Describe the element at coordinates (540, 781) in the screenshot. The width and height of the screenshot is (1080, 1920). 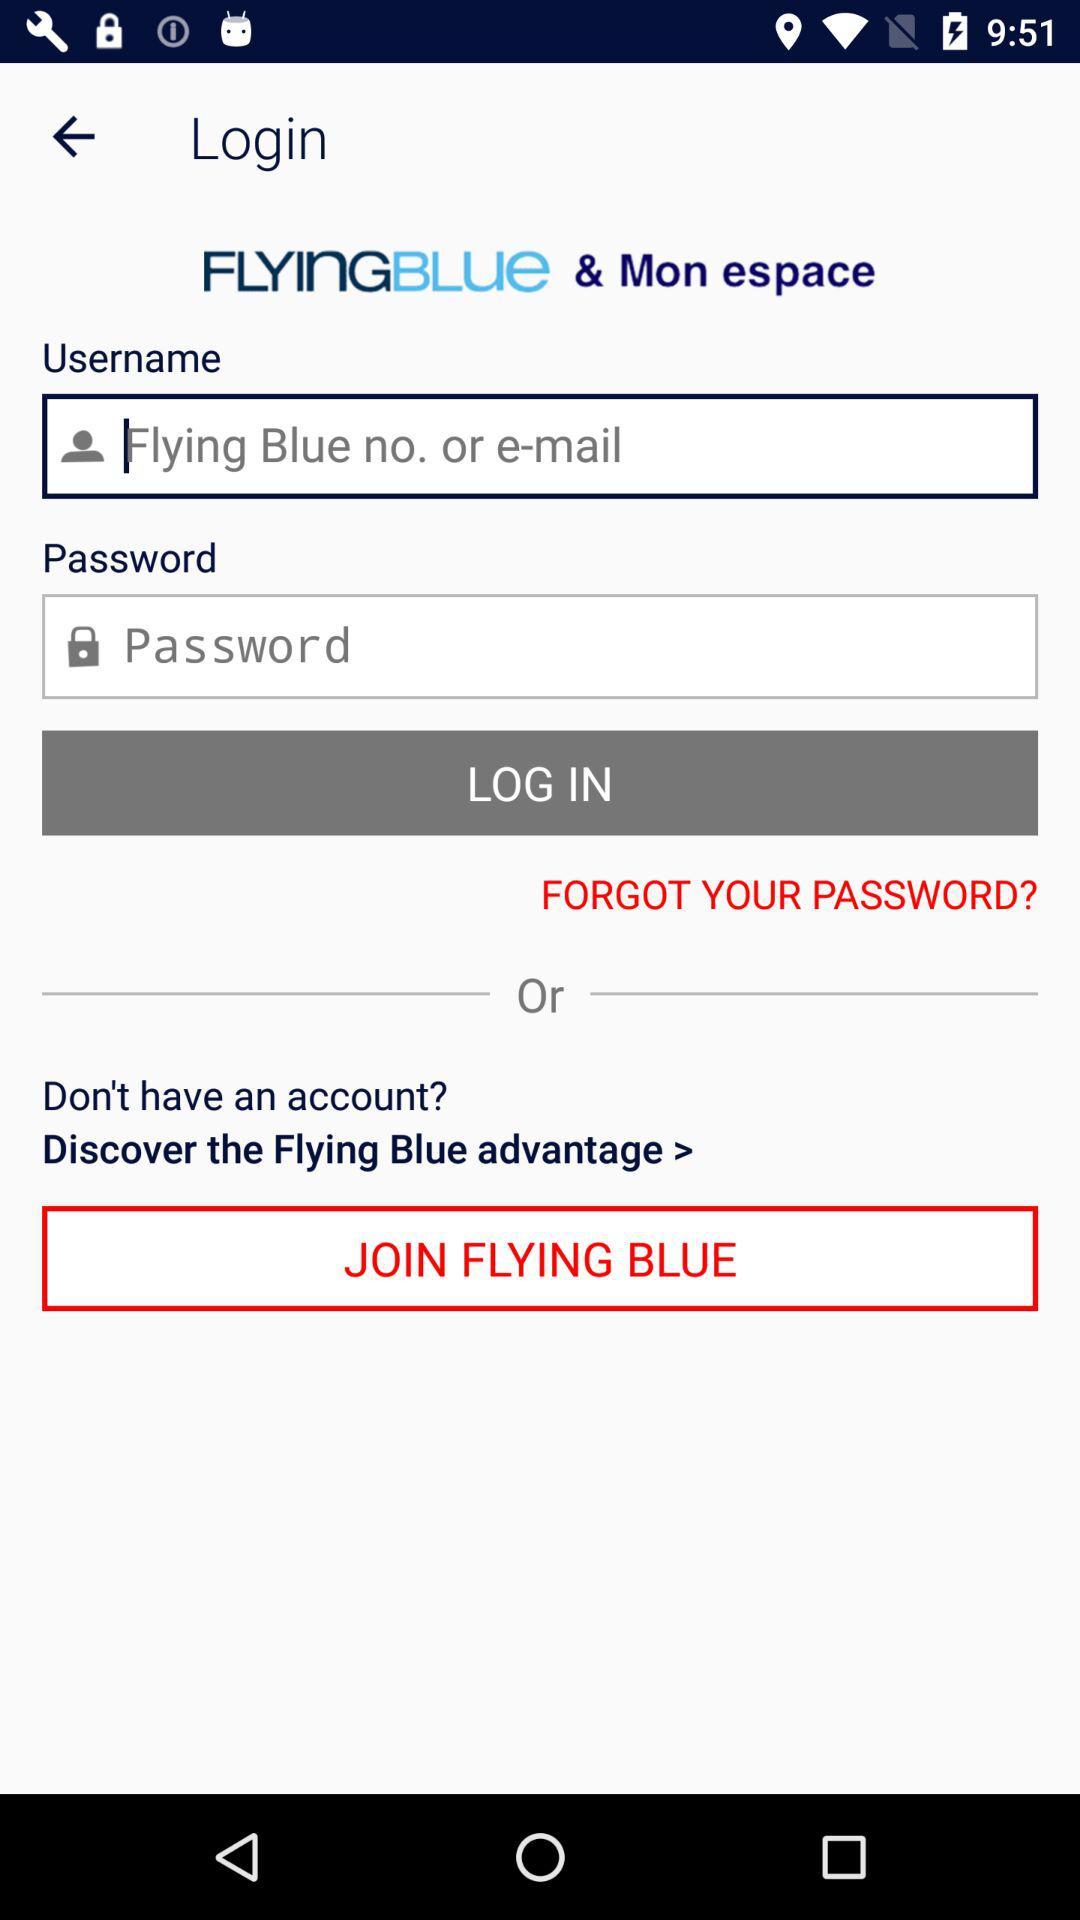
I see `the log in` at that location.